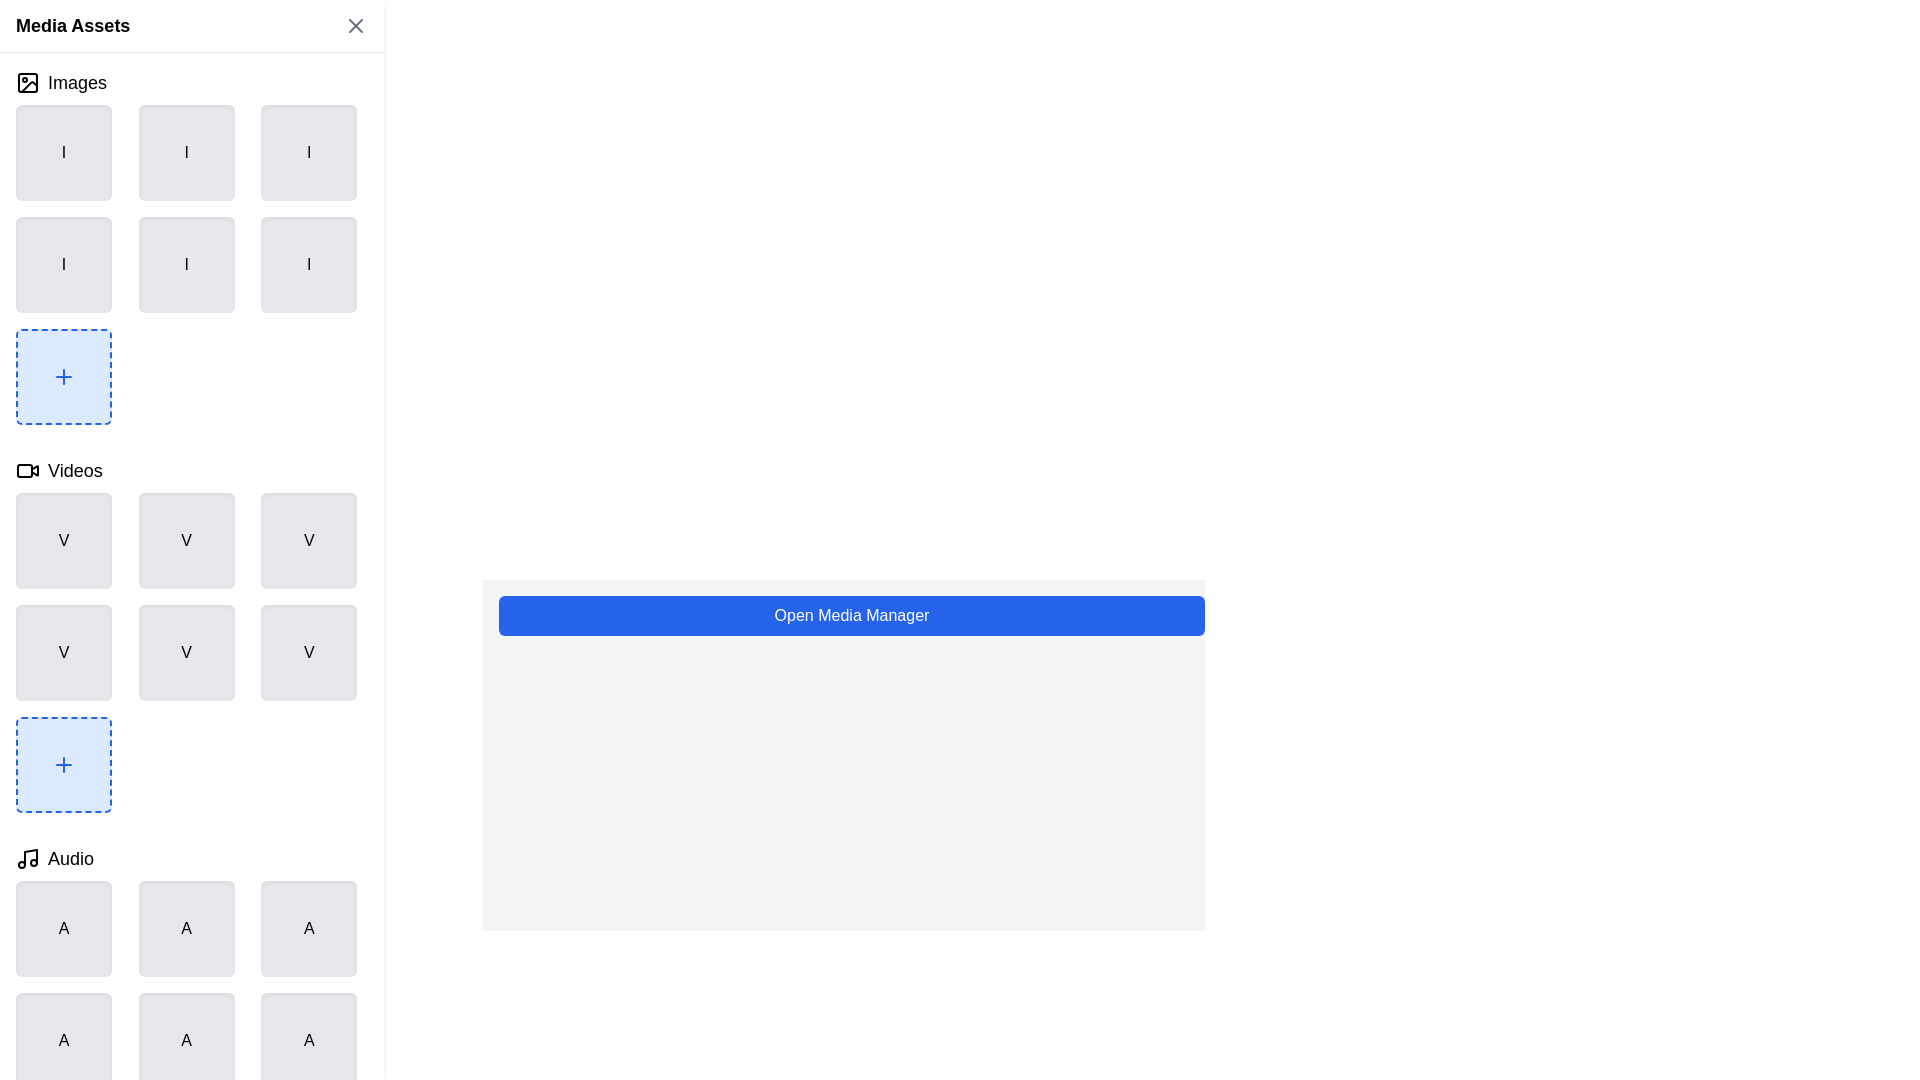 The height and width of the screenshot is (1080, 1920). What do you see at coordinates (308, 264) in the screenshot?
I see `the content of the visual placeholder located in the third column of the second row within the 'Images' section of the sidebar` at bounding box center [308, 264].